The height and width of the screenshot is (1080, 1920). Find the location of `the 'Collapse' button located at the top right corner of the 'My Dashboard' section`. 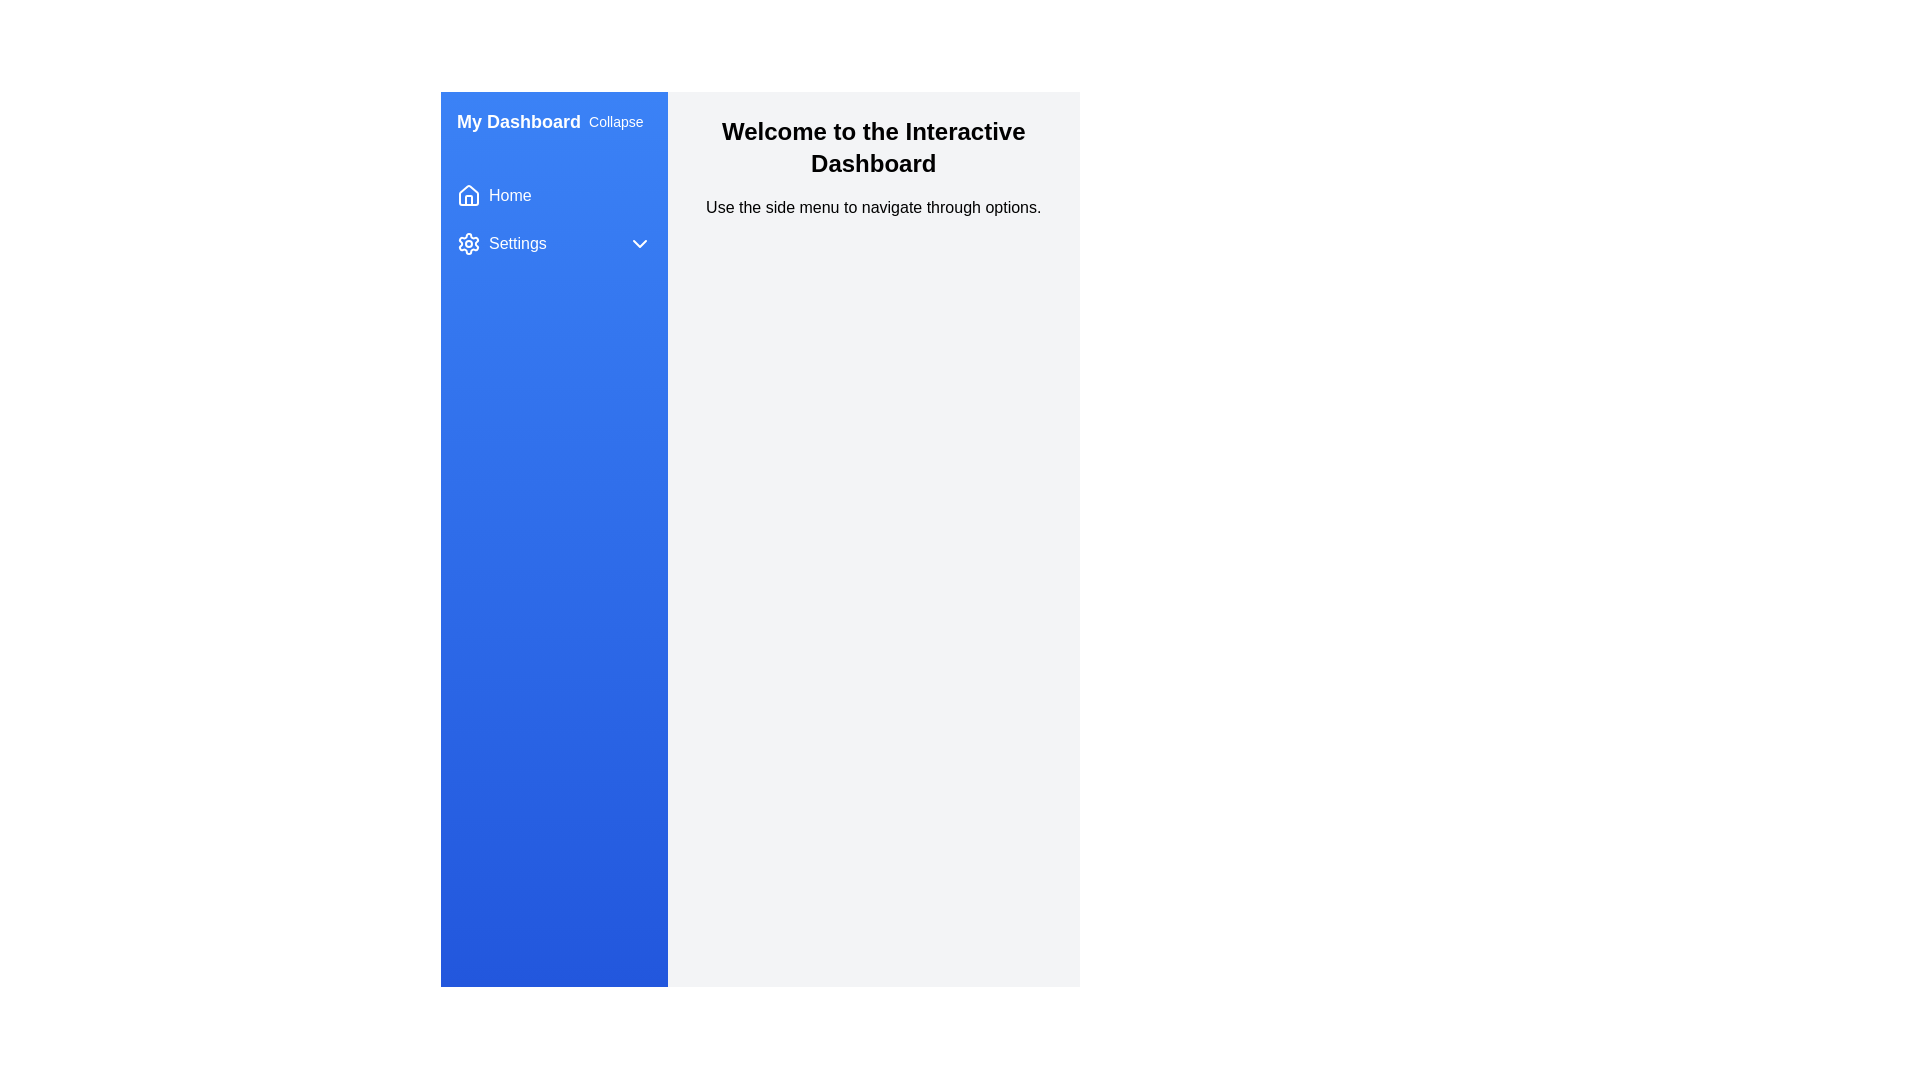

the 'Collapse' button located at the top right corner of the 'My Dashboard' section is located at coordinates (614, 122).